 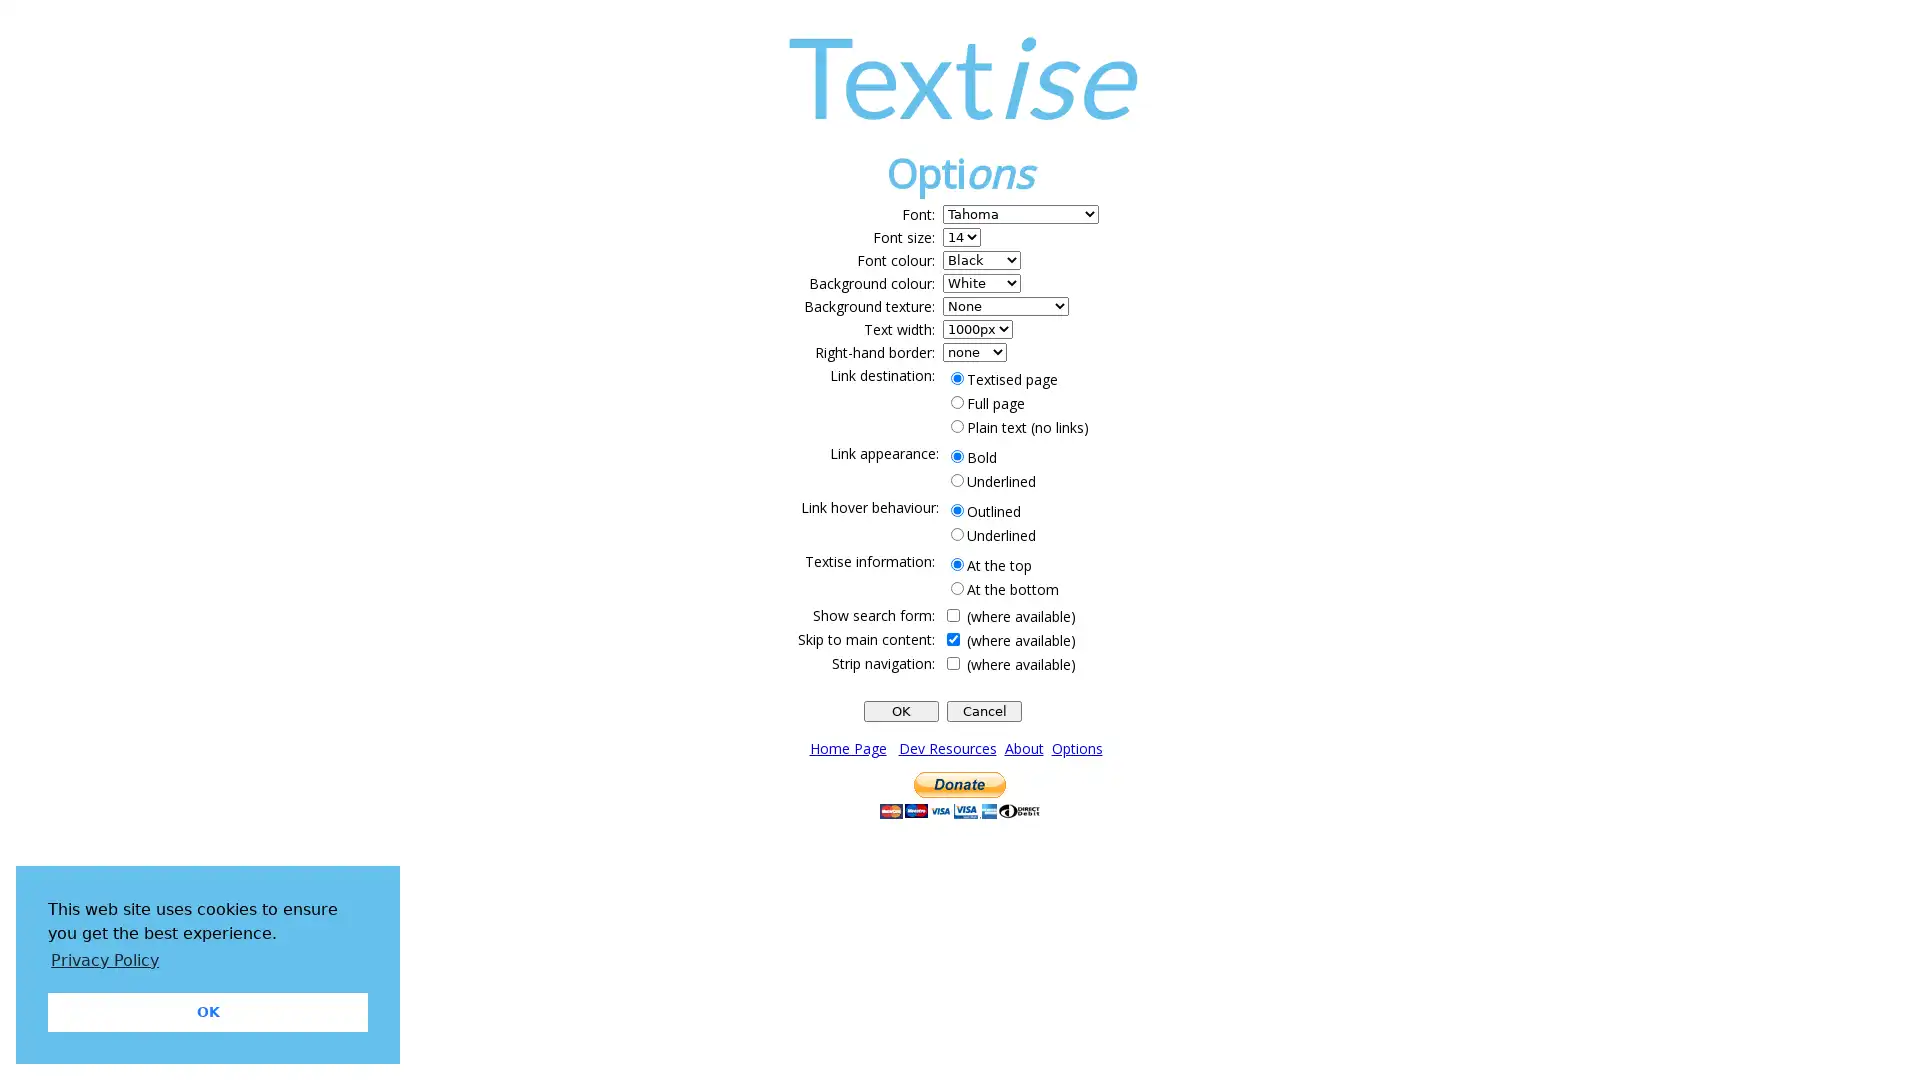 I want to click on dismiss cookie message, so click(x=207, y=1011).